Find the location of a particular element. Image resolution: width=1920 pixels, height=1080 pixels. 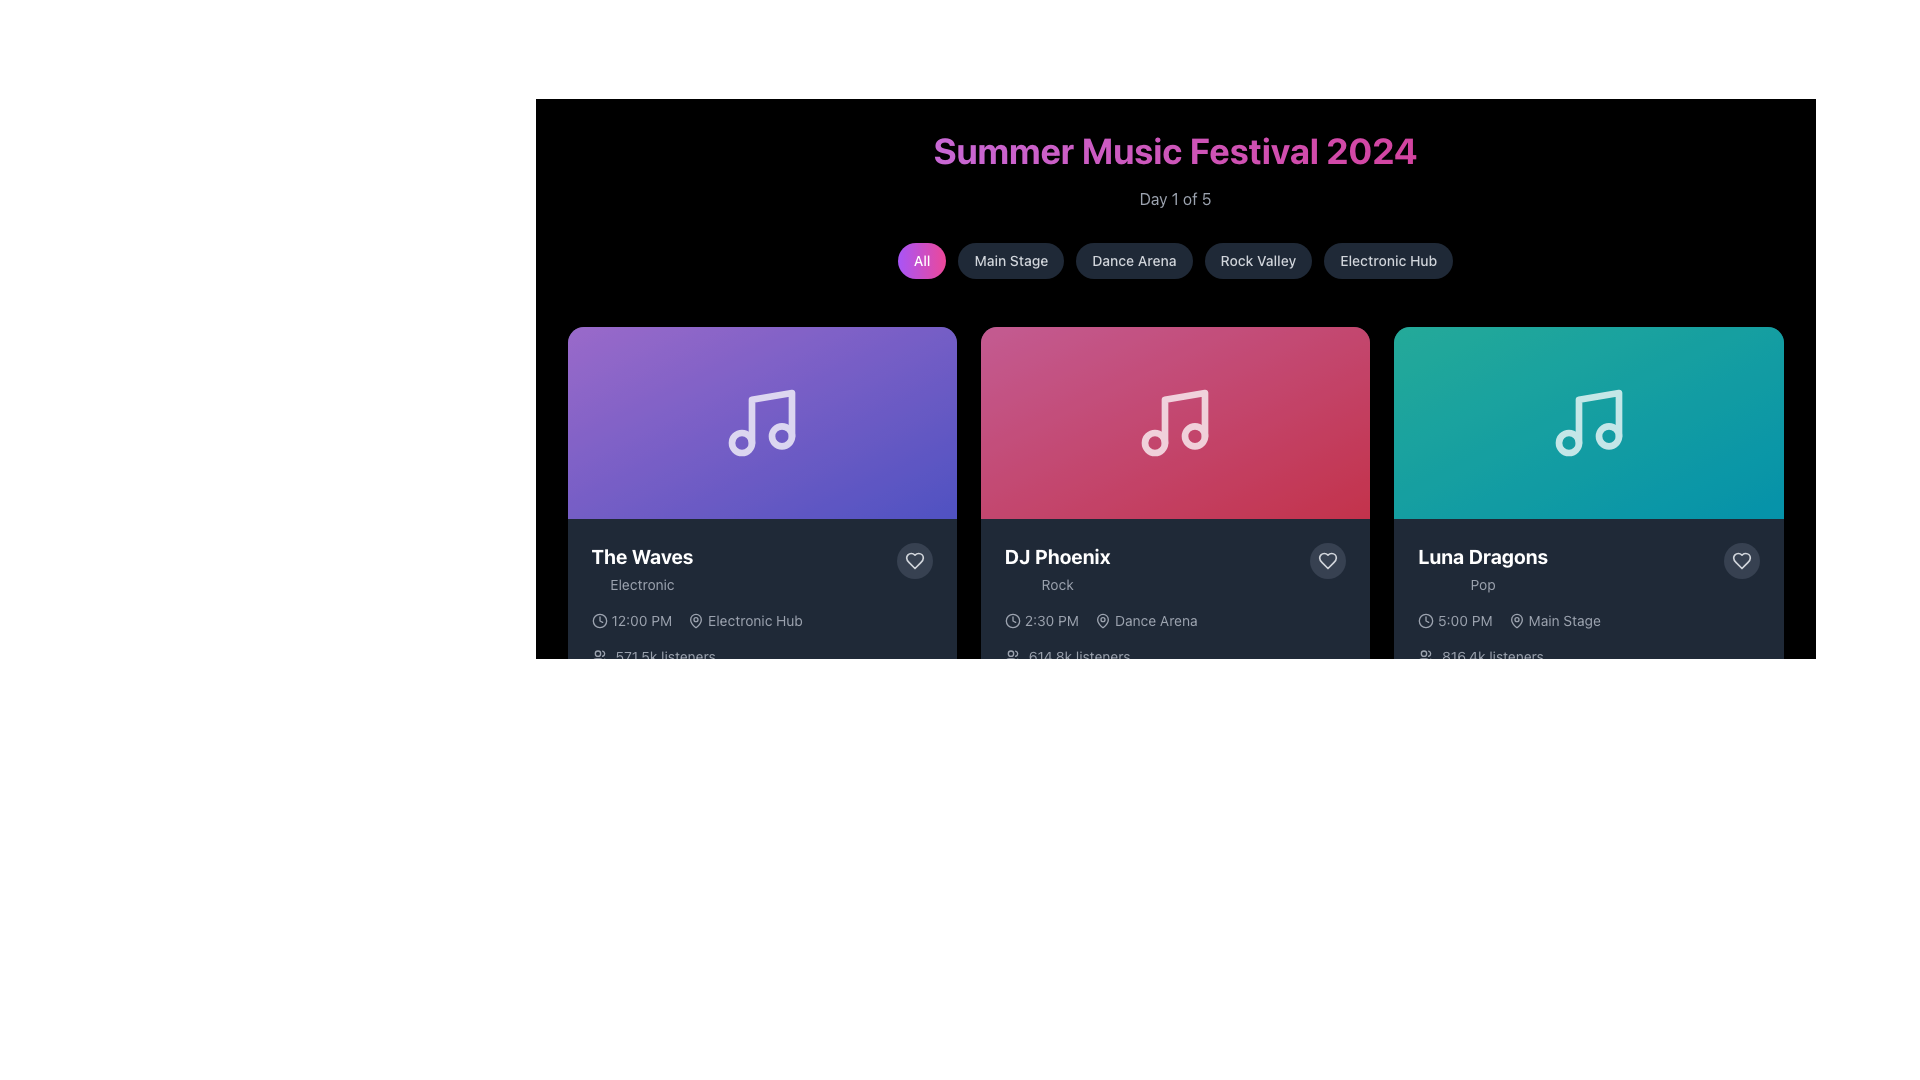

the first card in the grid layout is located at coordinates (761, 540).